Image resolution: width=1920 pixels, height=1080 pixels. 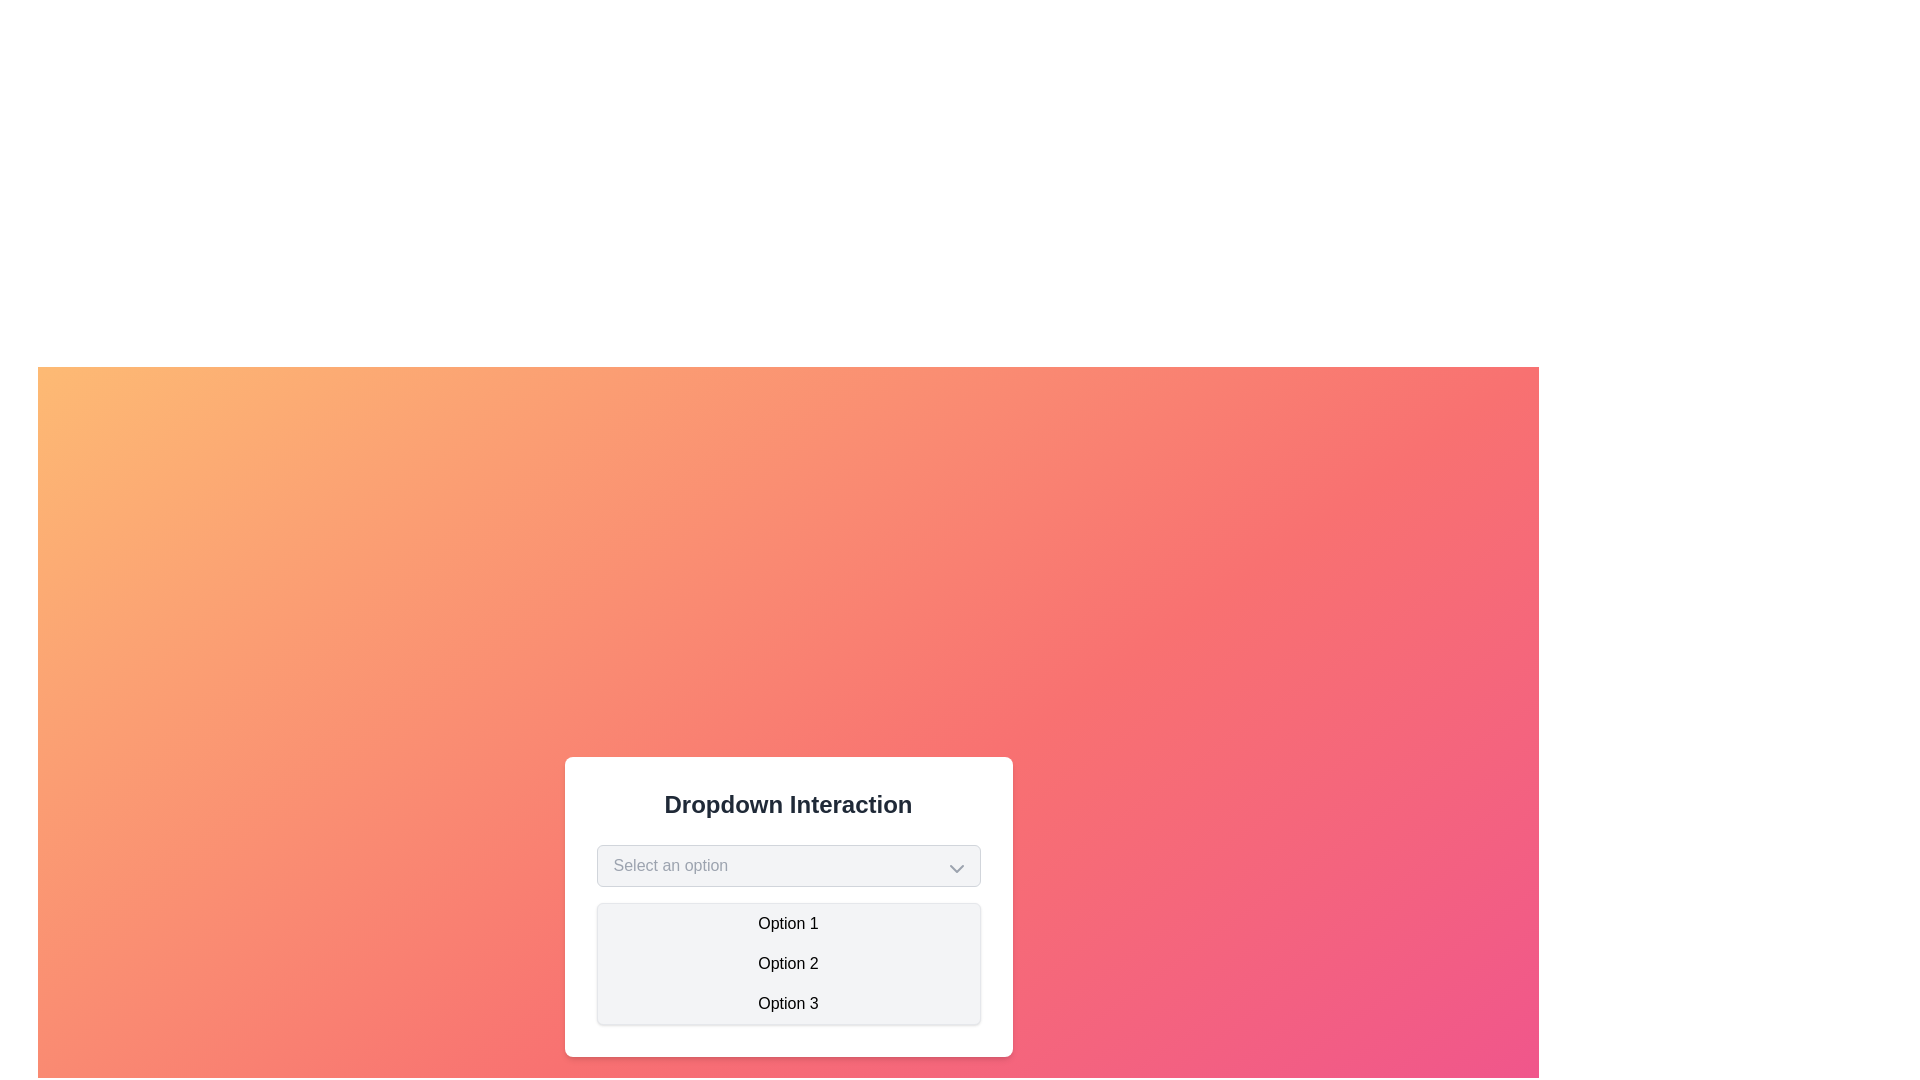 What do you see at coordinates (787, 924) in the screenshot?
I see `the first option in the dropdown menu to activate its hover state` at bounding box center [787, 924].